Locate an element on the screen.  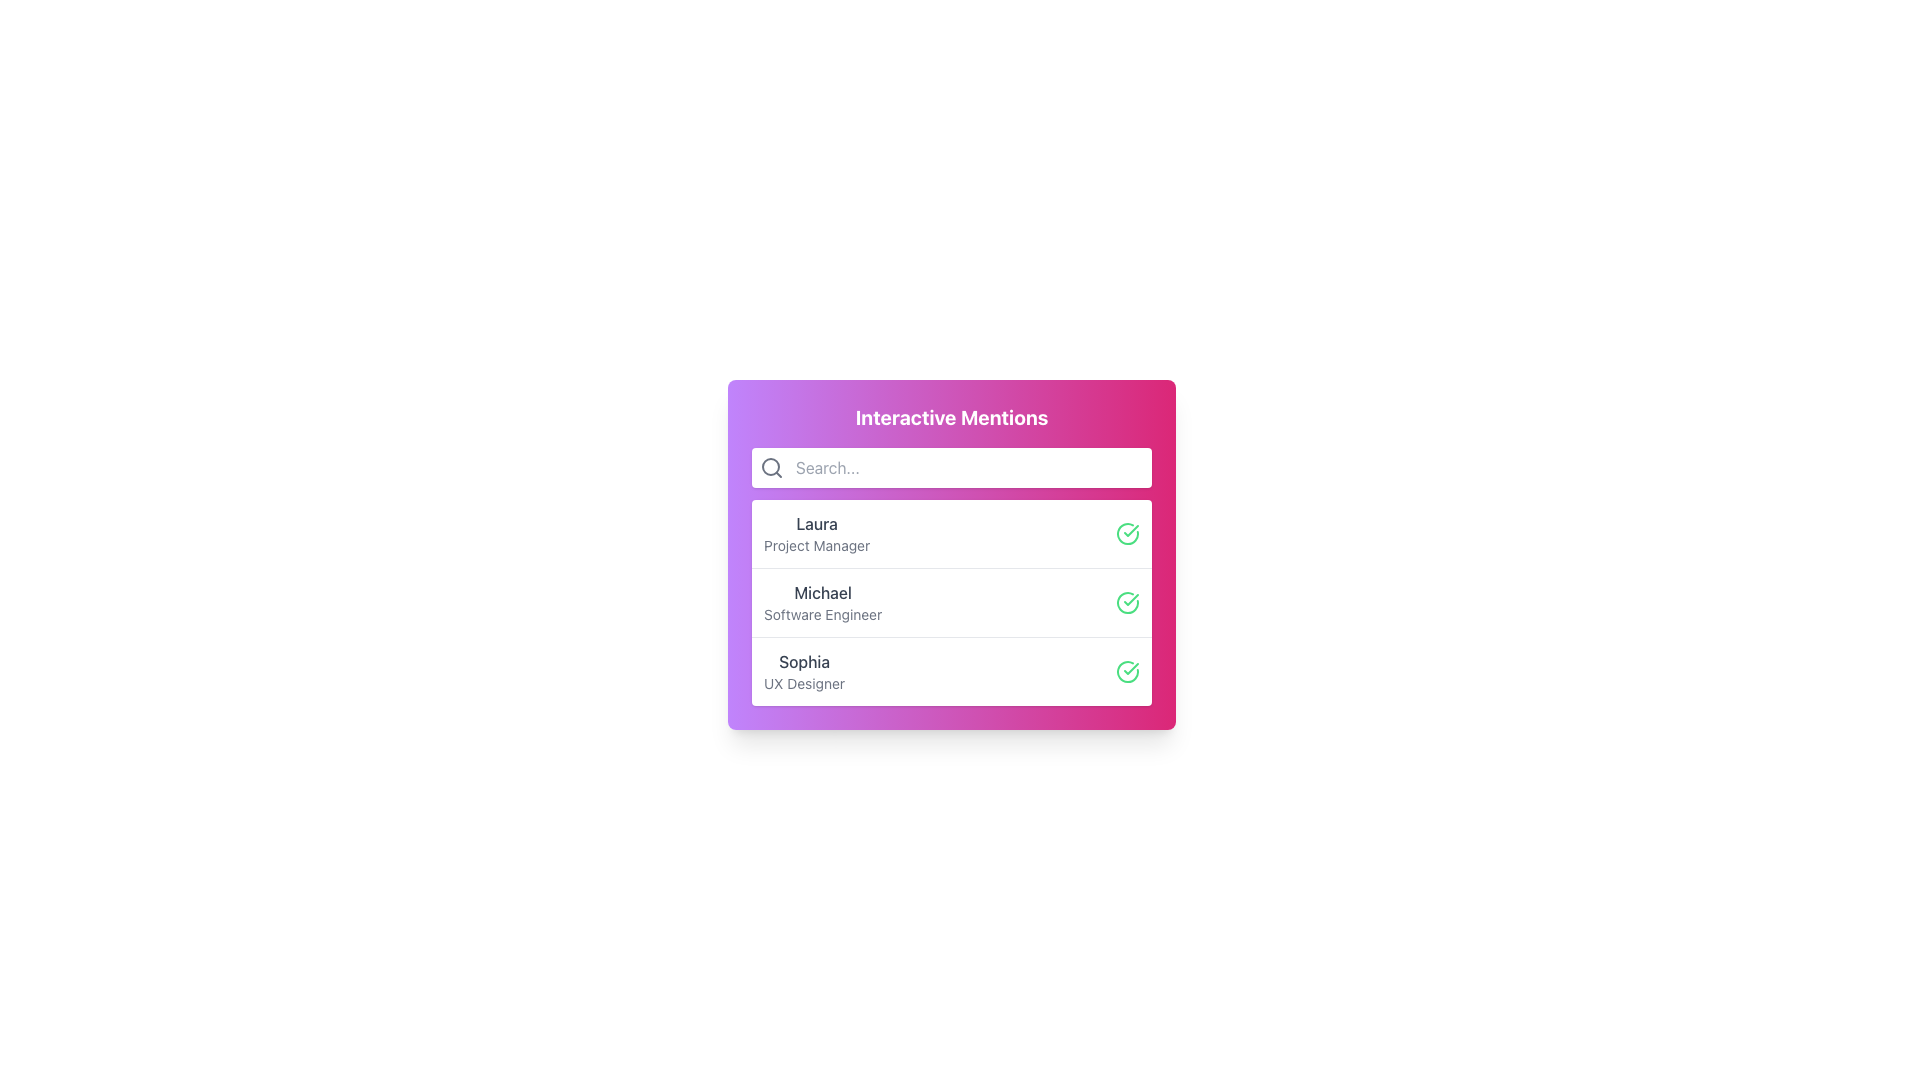
to select the user profile listed as the first item in the vertical list beneath the search bar is located at coordinates (950, 532).